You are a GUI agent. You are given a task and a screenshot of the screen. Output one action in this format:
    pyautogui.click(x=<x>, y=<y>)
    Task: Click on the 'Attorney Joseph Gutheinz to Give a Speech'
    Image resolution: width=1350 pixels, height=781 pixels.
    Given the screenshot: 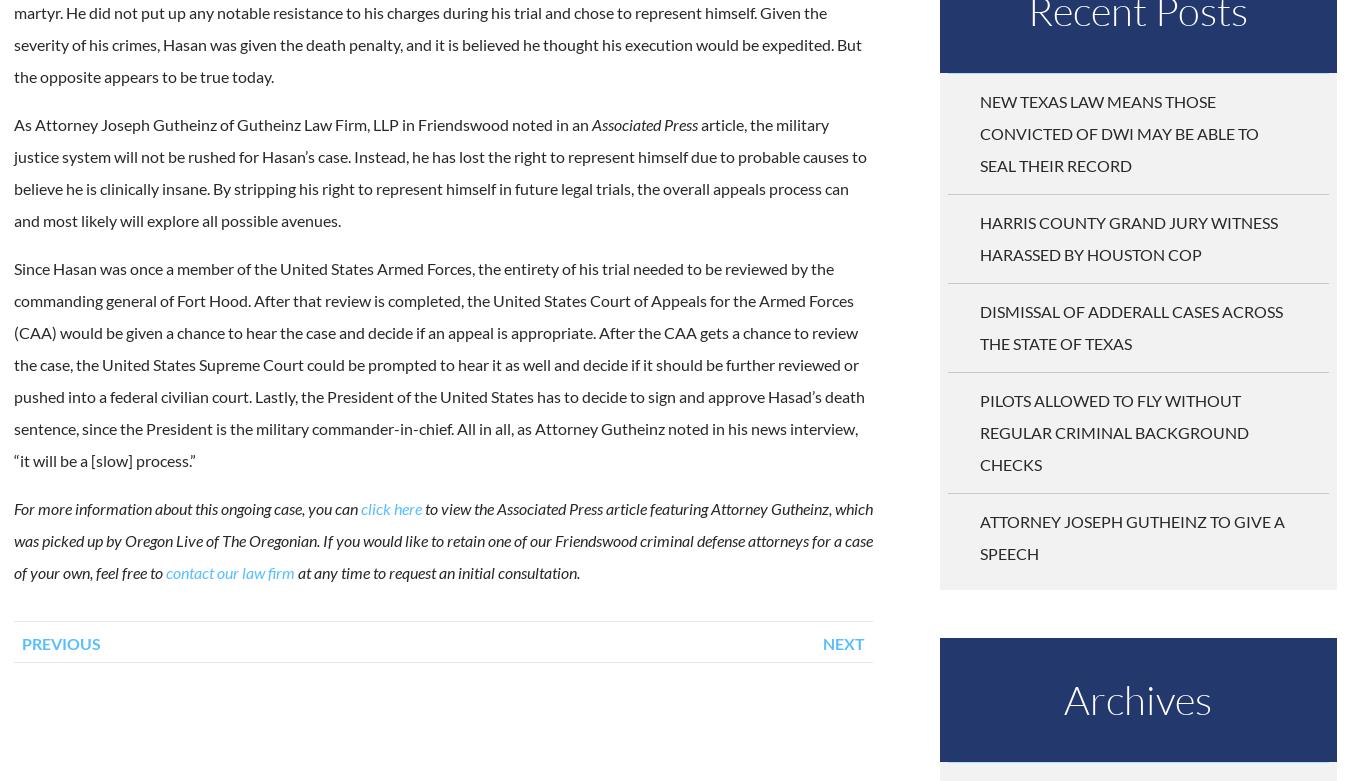 What is the action you would take?
    pyautogui.click(x=1130, y=536)
    